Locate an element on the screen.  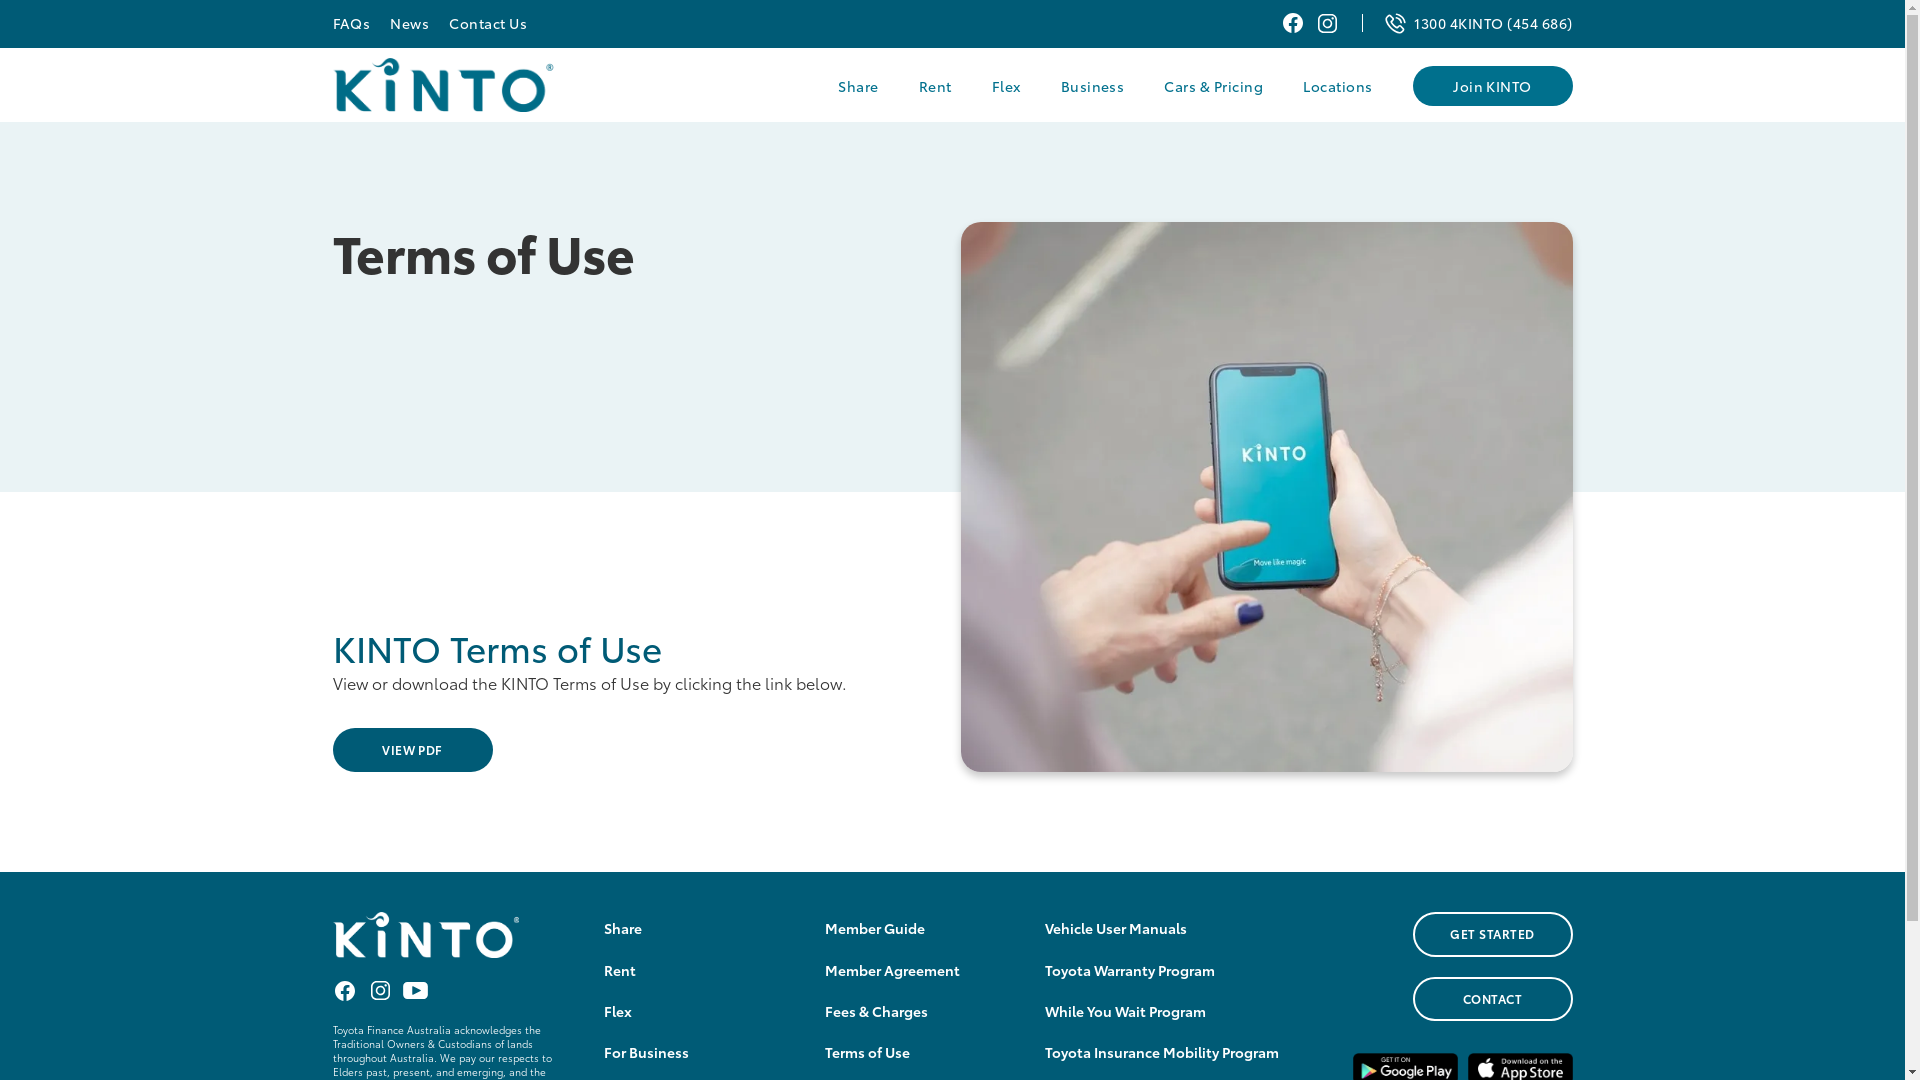
'Terms of Use' is located at coordinates (825, 1051).